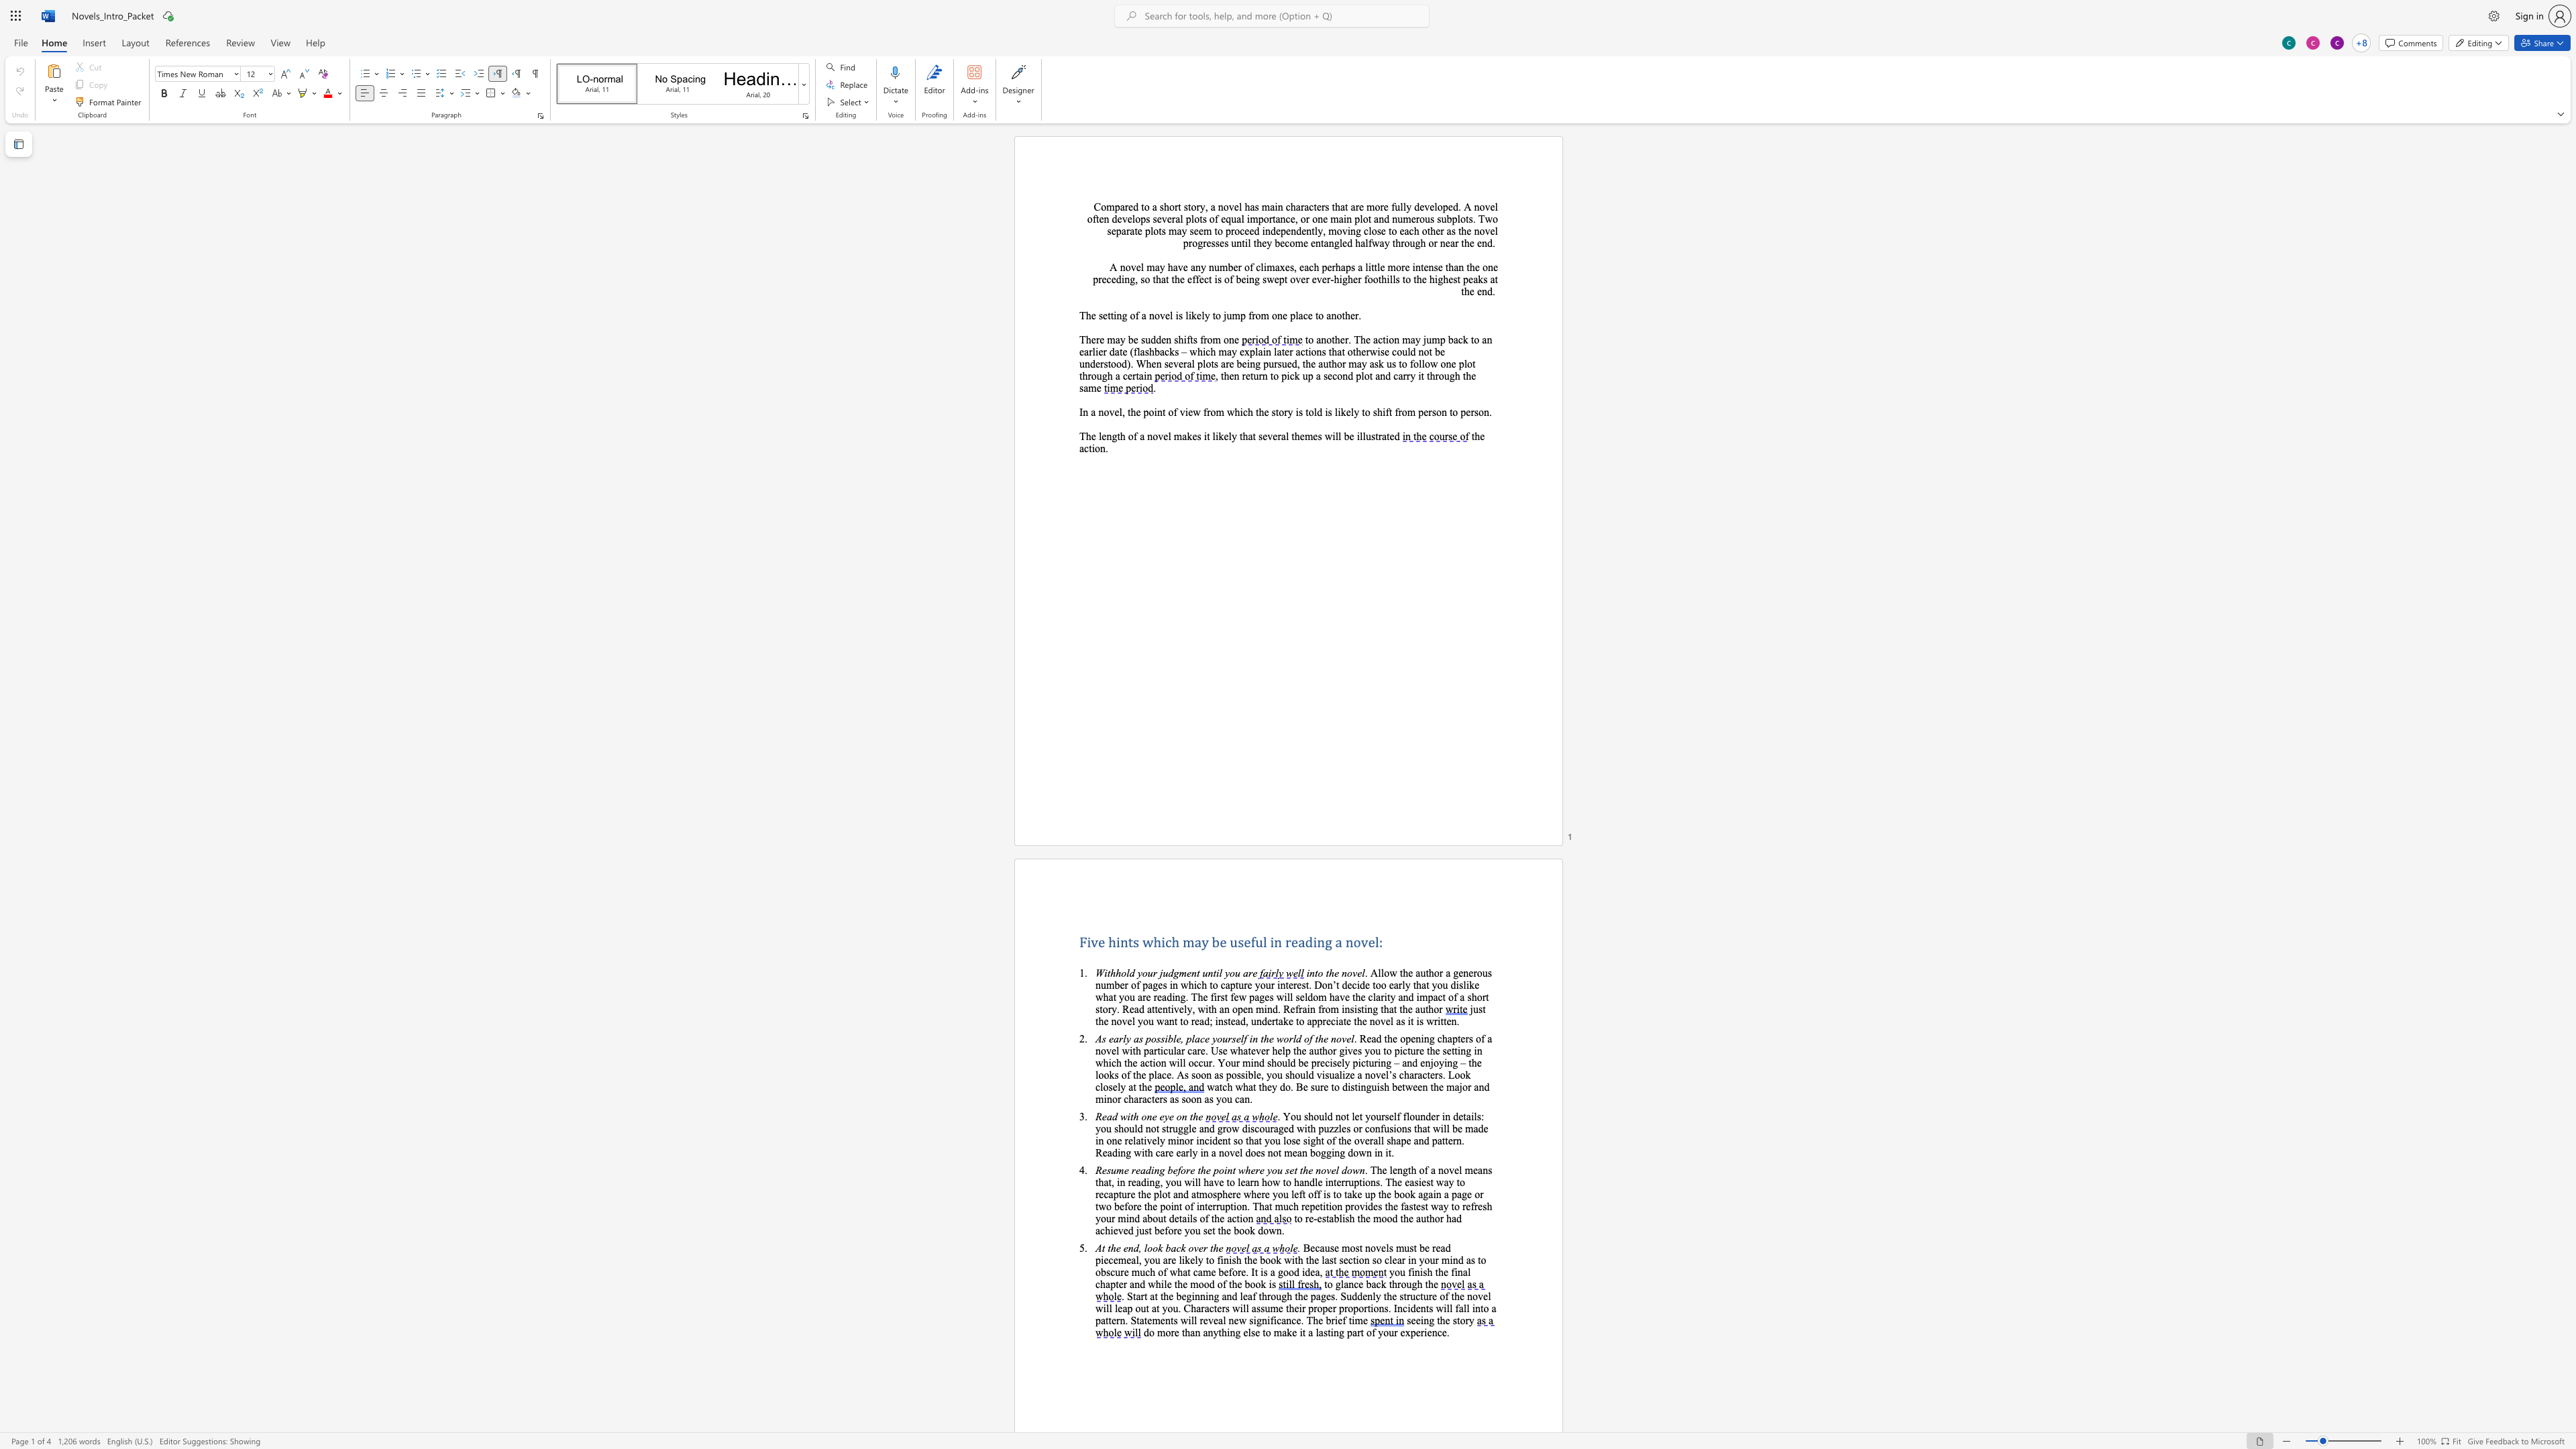 This screenshot has width=2576, height=1449. What do you see at coordinates (1249, 941) in the screenshot?
I see `the space between the continuous character "e" and "f" in the text` at bounding box center [1249, 941].